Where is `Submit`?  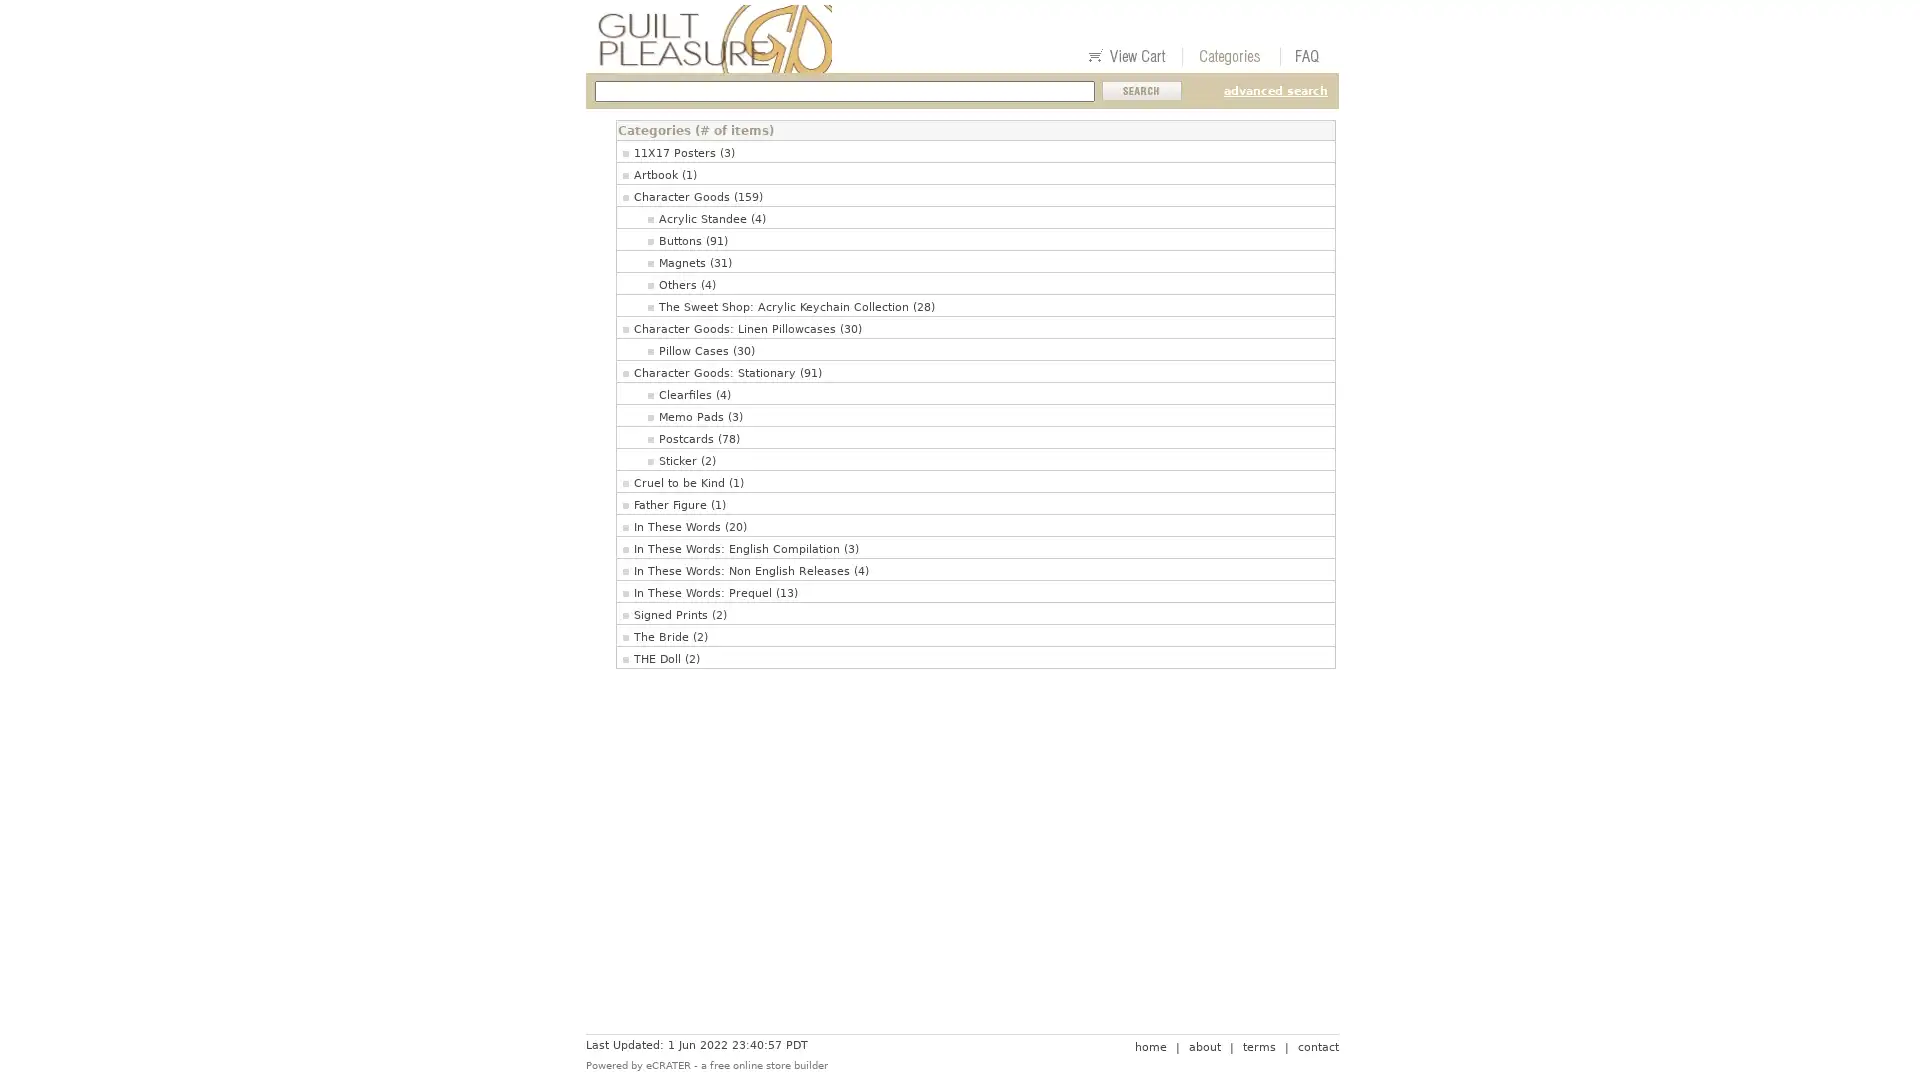
Submit is located at coordinates (1141, 91).